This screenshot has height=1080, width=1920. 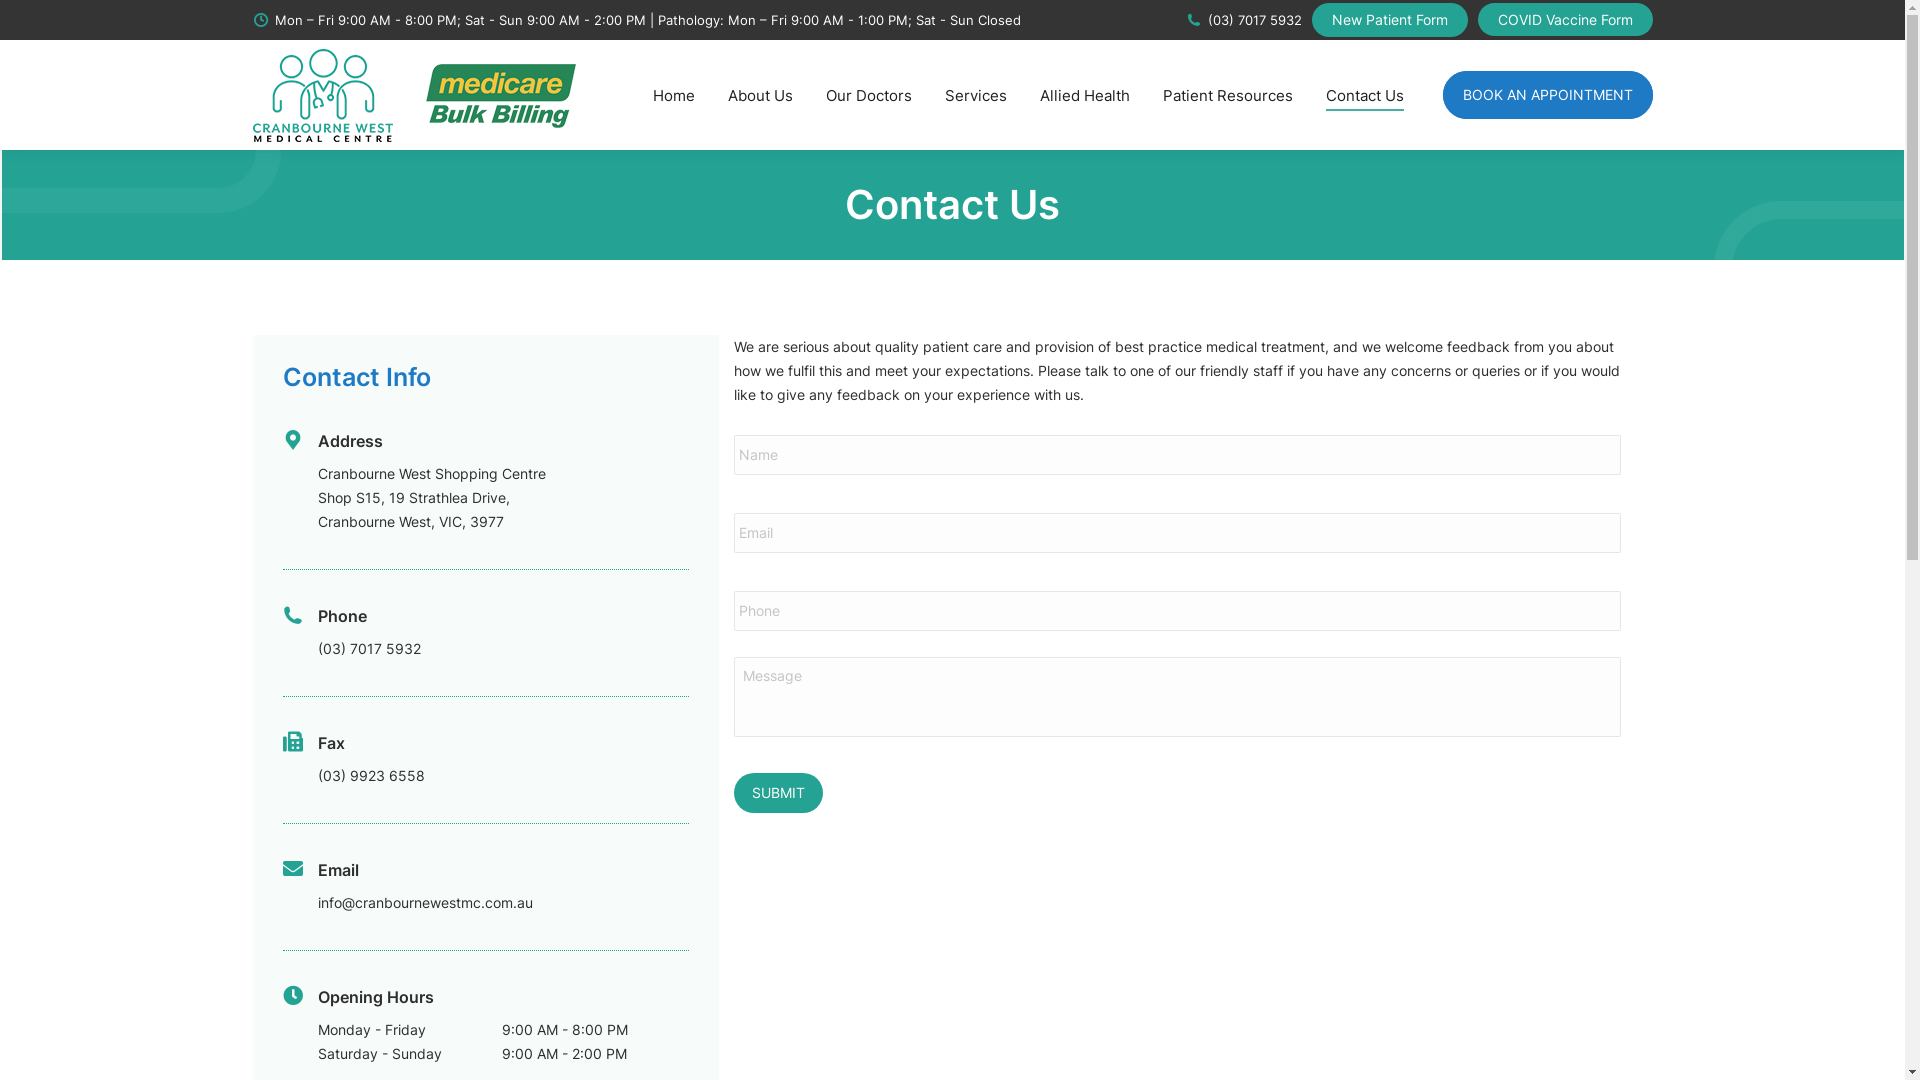 I want to click on 'Phone', so click(x=342, y=615).